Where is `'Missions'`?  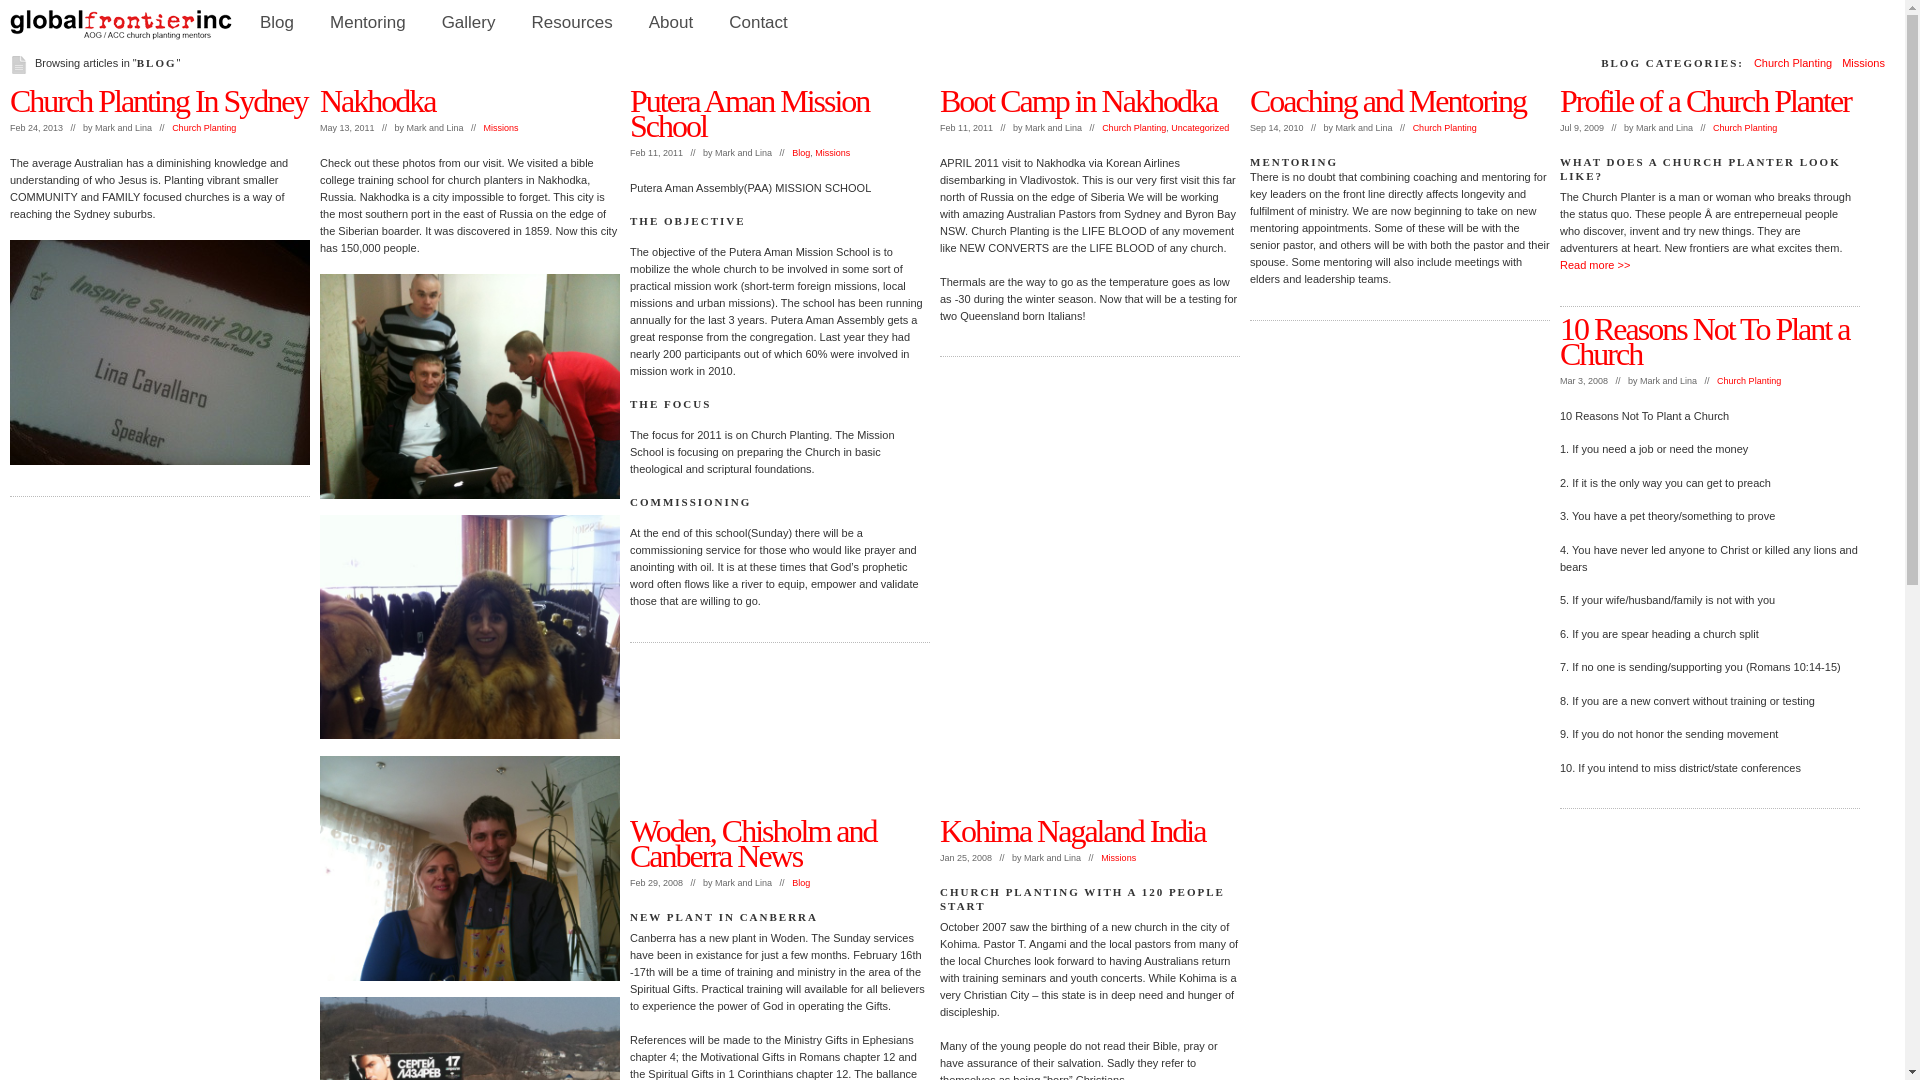 'Missions' is located at coordinates (501, 127).